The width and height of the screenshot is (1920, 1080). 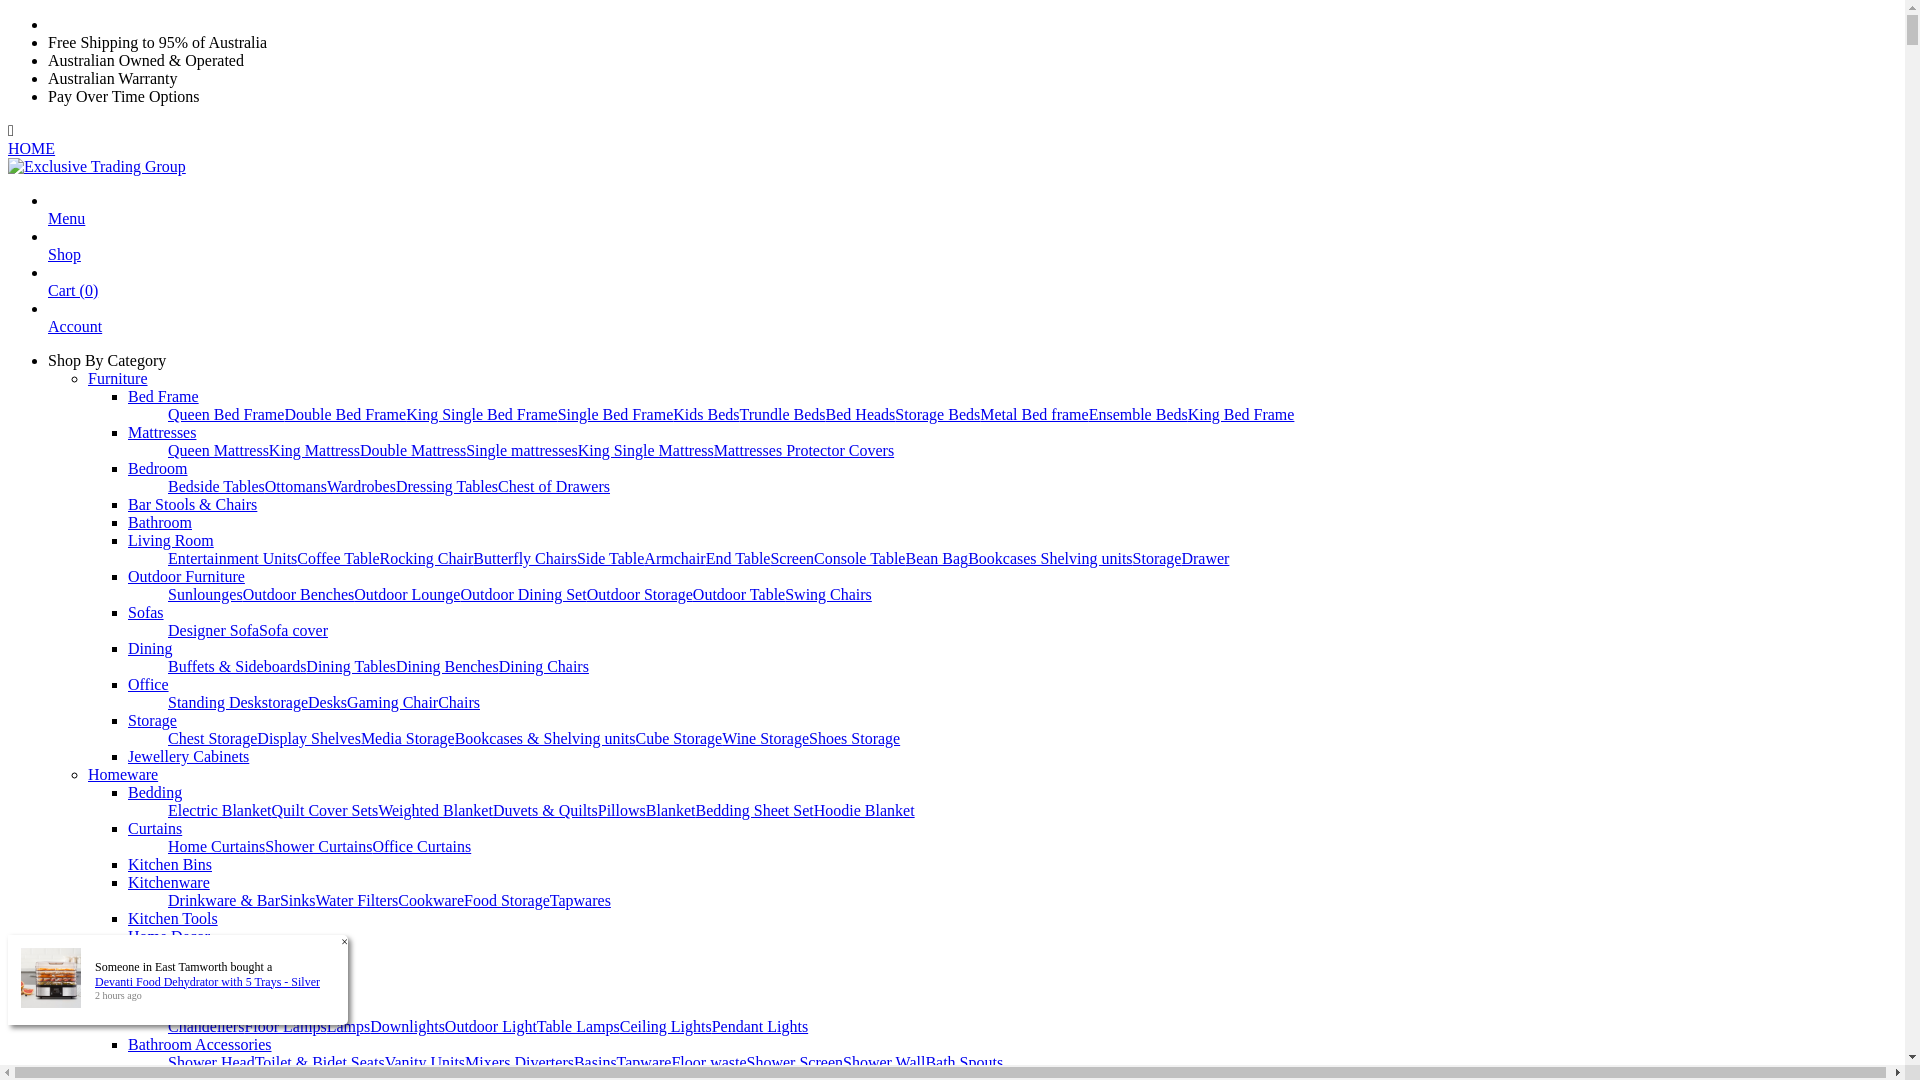 What do you see at coordinates (75, 334) in the screenshot?
I see `'Account'` at bounding box center [75, 334].